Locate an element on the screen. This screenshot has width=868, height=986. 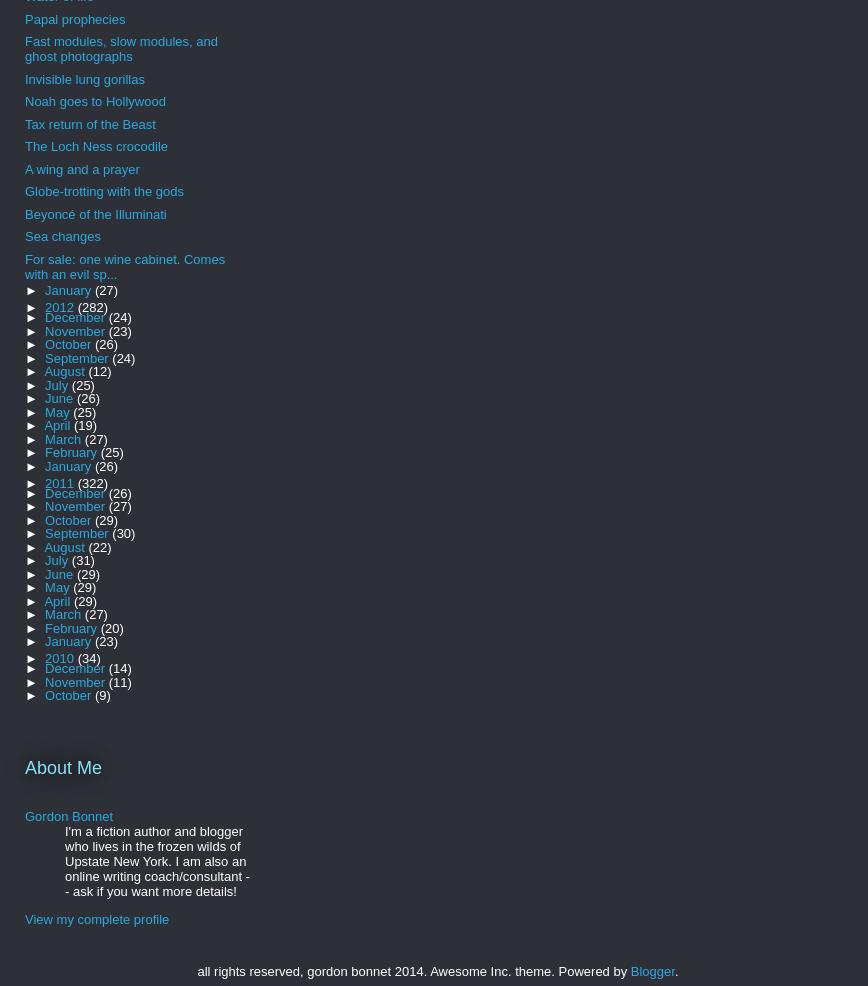
'Papal prophecies' is located at coordinates (74, 17).